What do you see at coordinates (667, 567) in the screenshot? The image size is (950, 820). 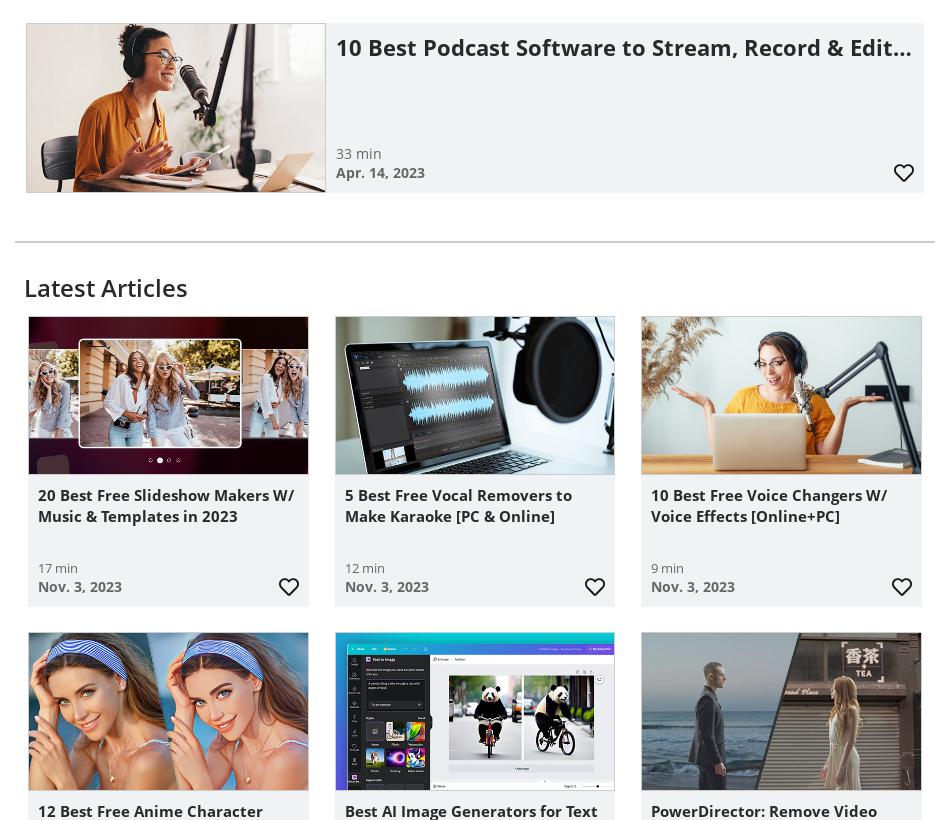 I see `'9 min'` at bounding box center [667, 567].